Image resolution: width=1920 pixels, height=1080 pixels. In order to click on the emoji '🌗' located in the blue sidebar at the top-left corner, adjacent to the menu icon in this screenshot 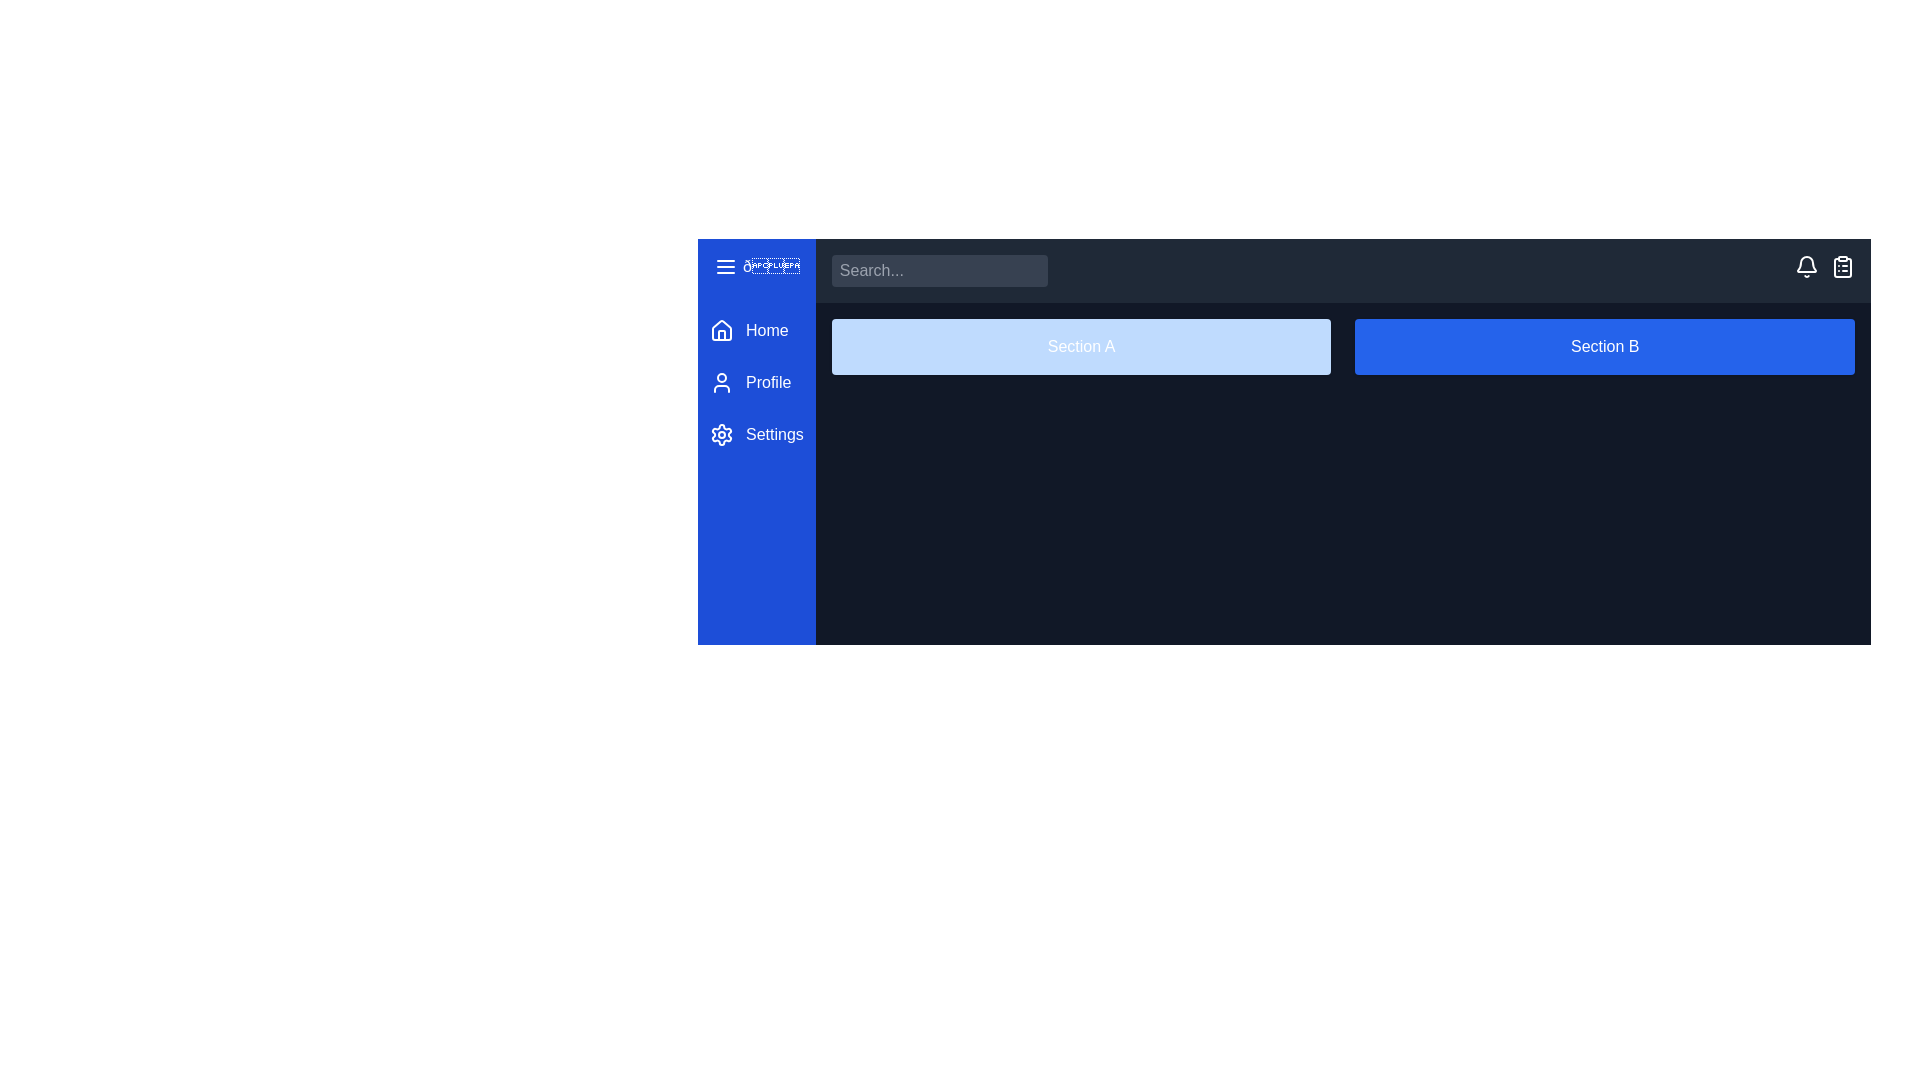, I will do `click(755, 265)`.